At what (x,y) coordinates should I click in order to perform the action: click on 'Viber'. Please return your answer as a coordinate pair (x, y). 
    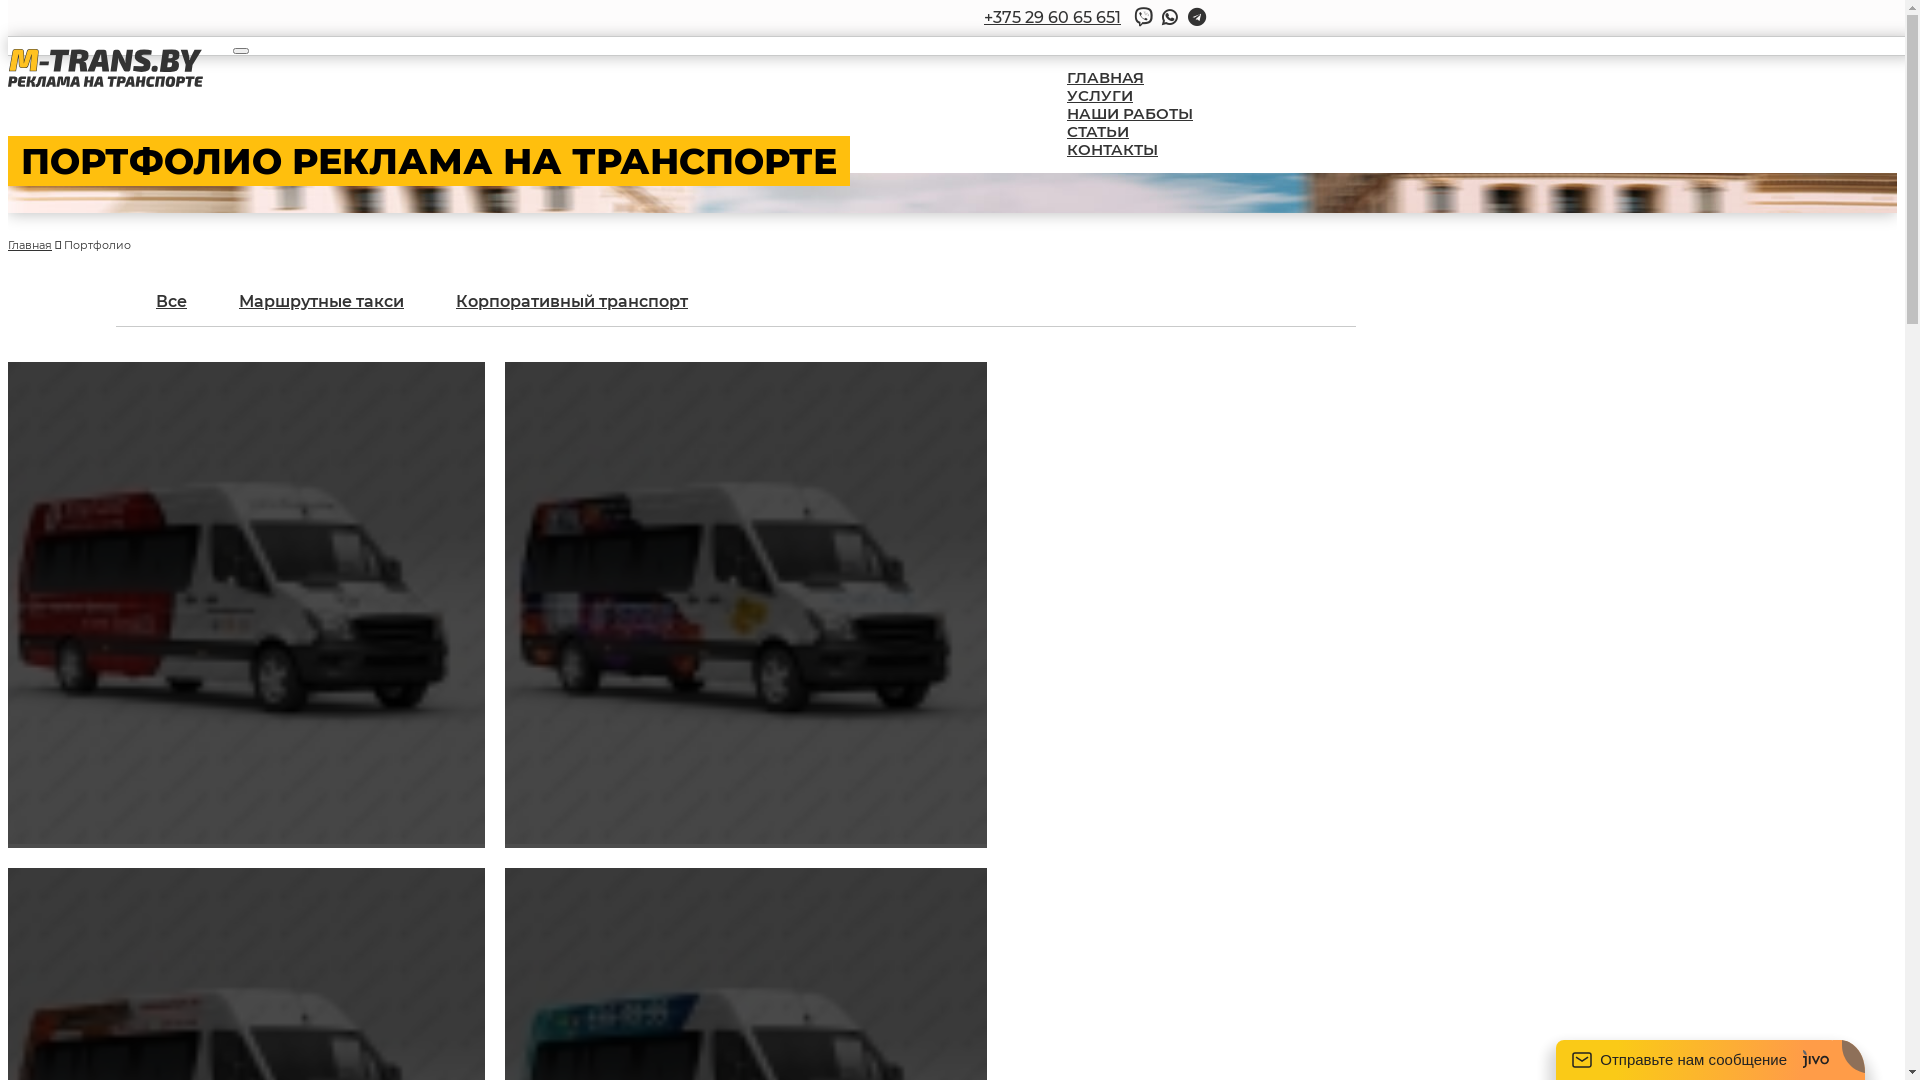
    Looking at the image, I should click on (1142, 17).